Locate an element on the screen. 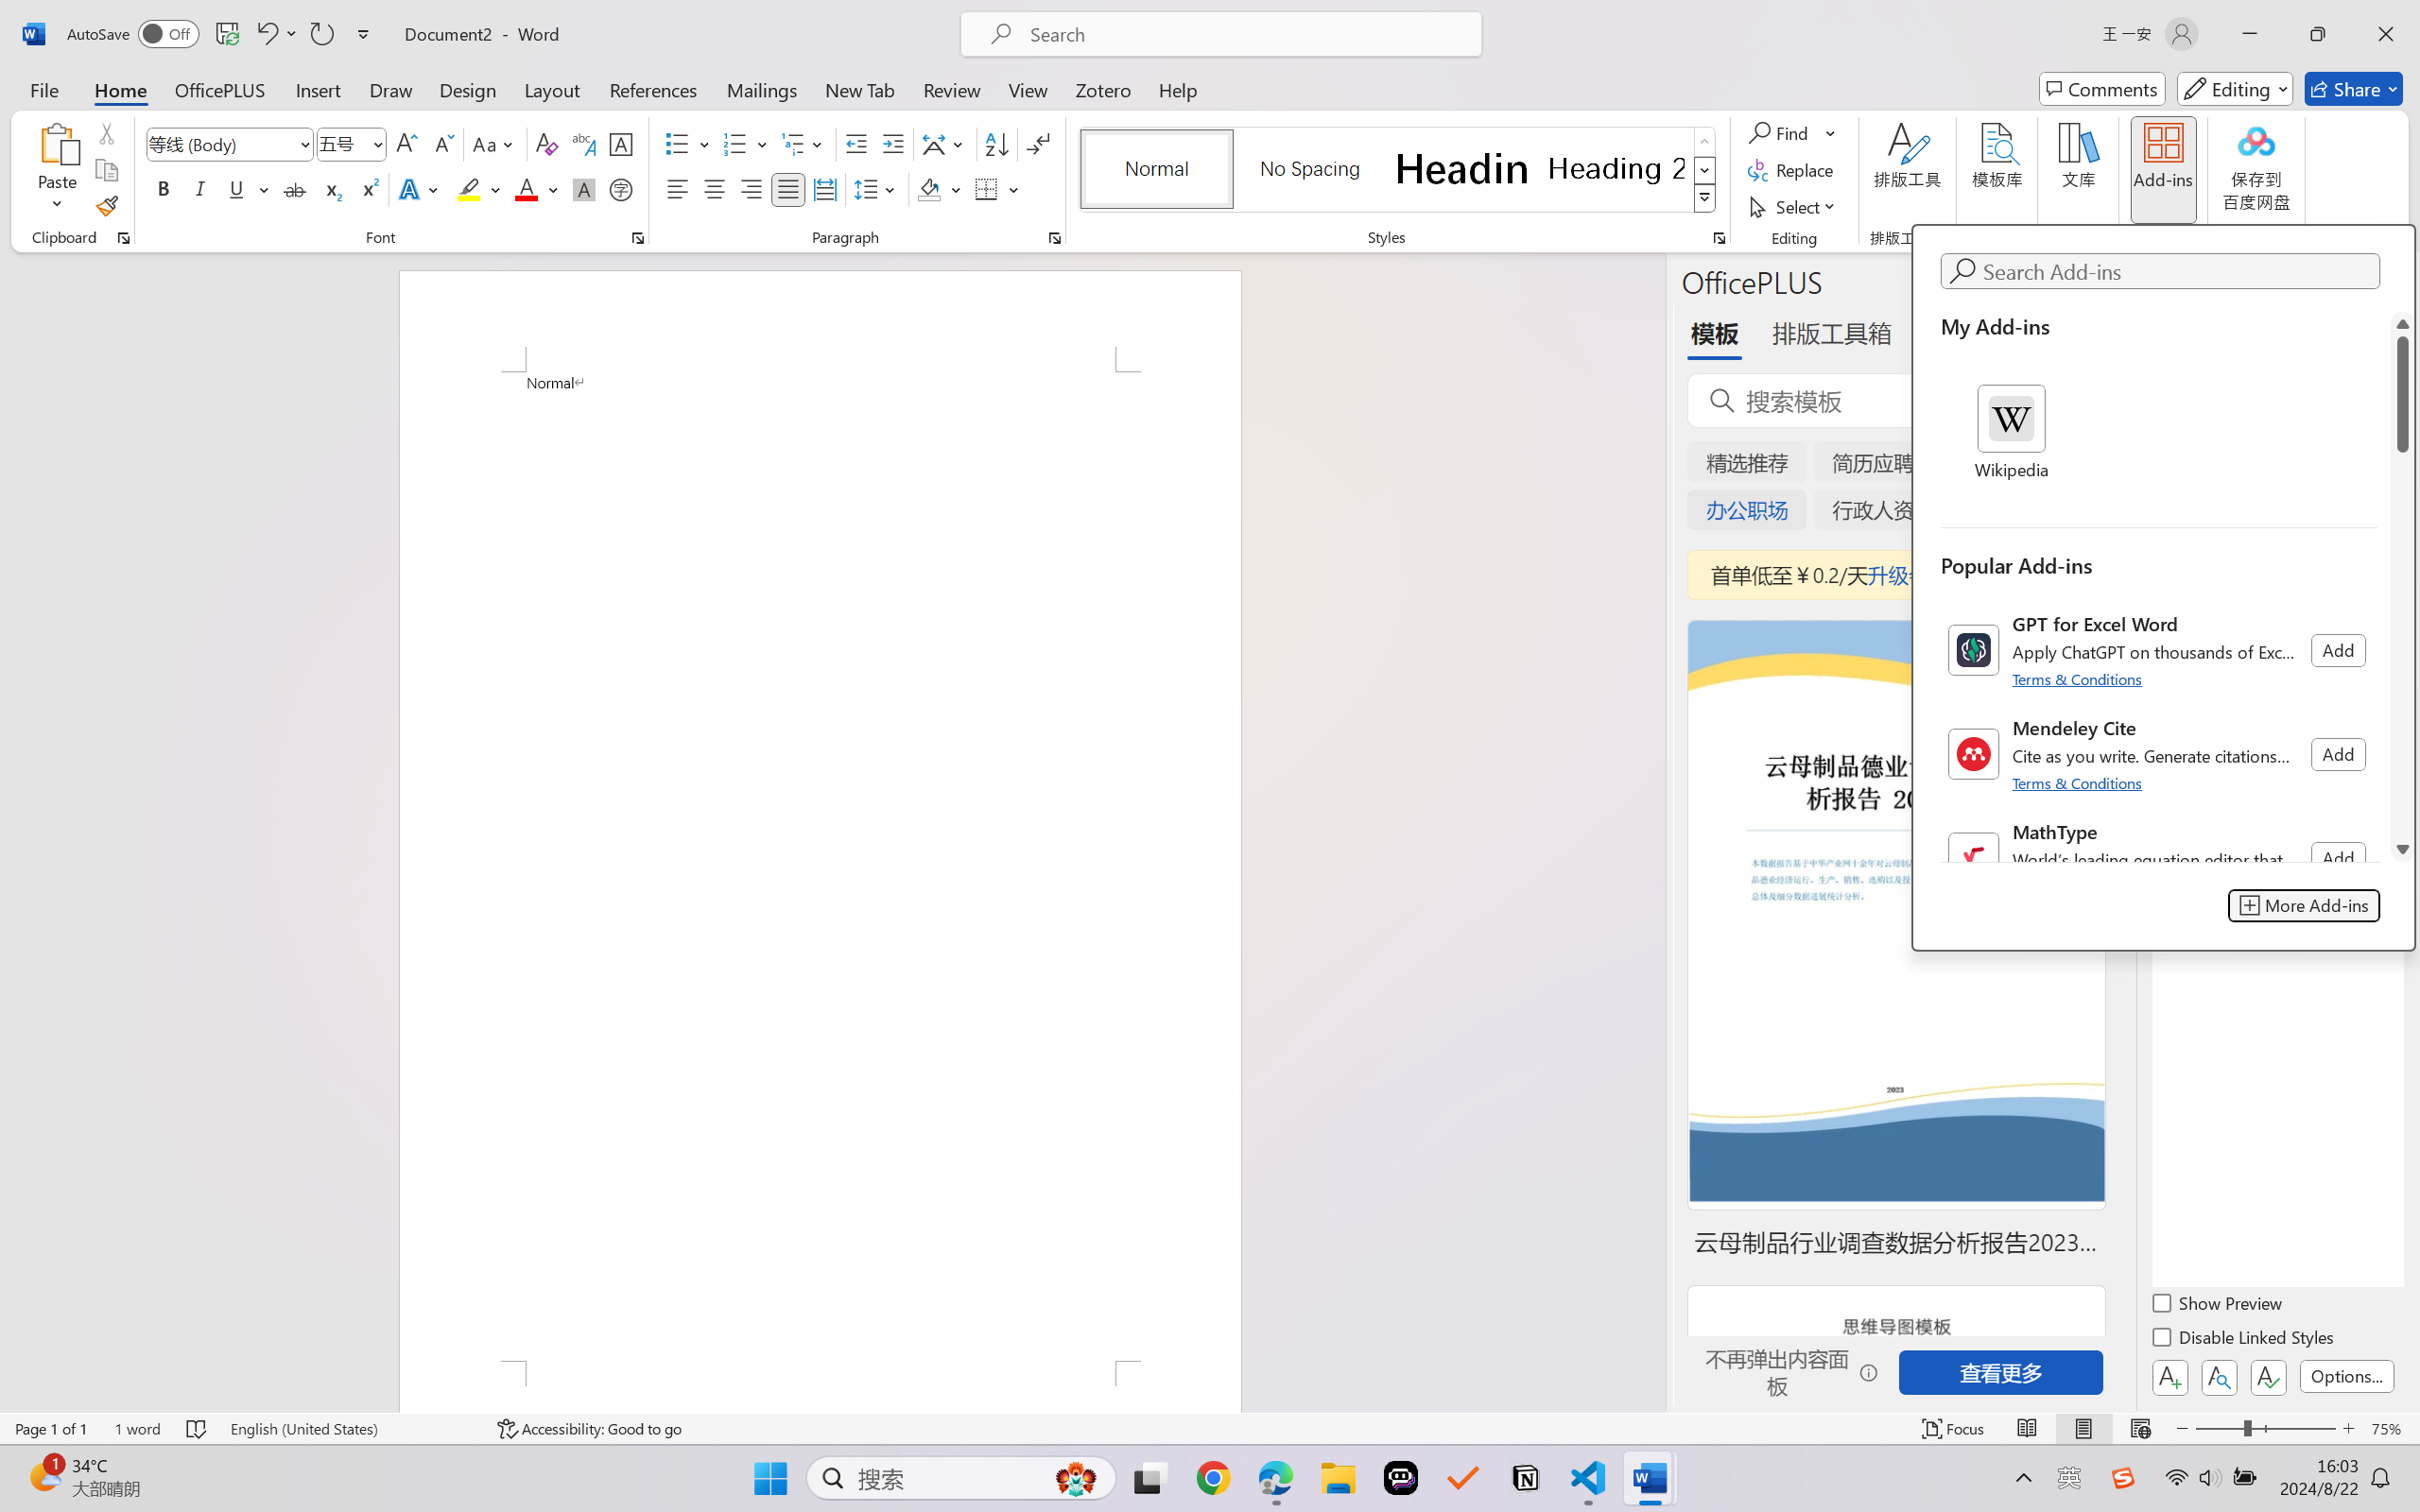  'Font' is located at coordinates (220, 144).